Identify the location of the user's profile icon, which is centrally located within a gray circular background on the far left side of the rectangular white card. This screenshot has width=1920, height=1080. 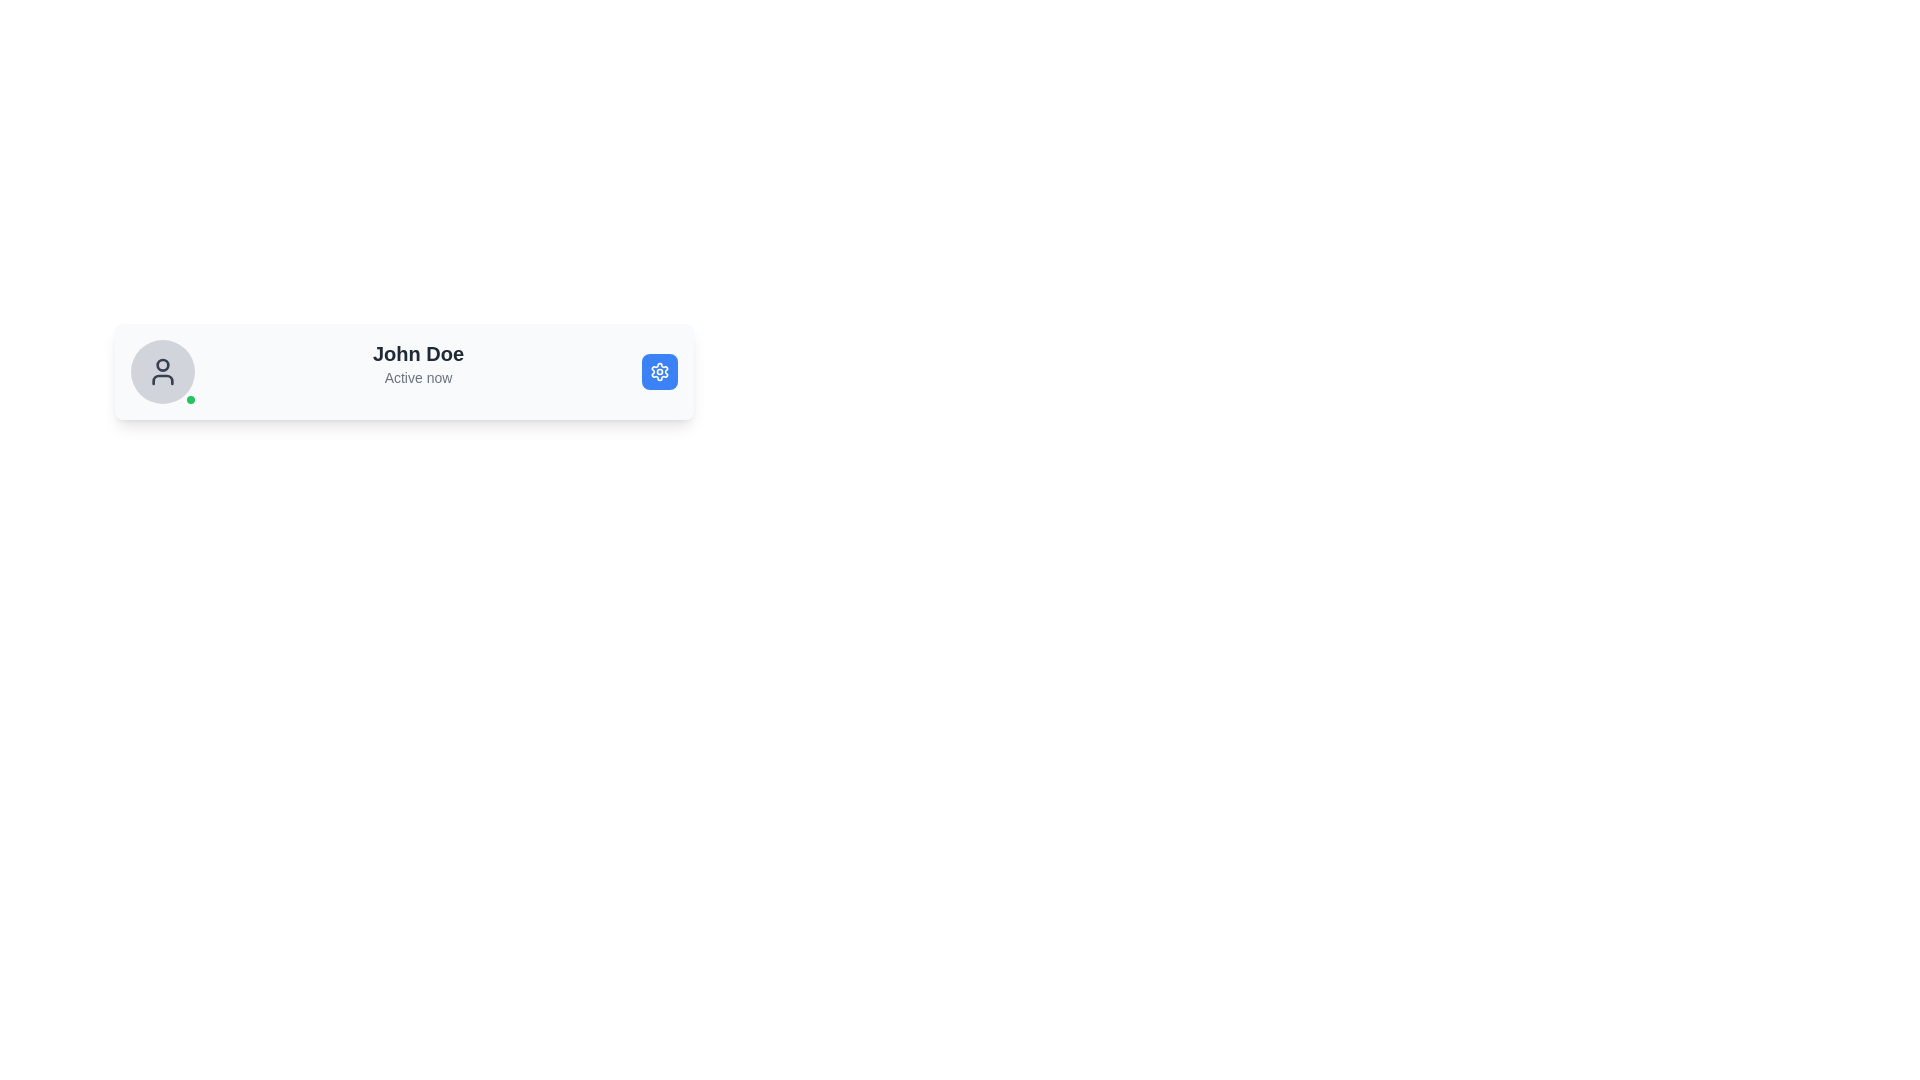
(163, 371).